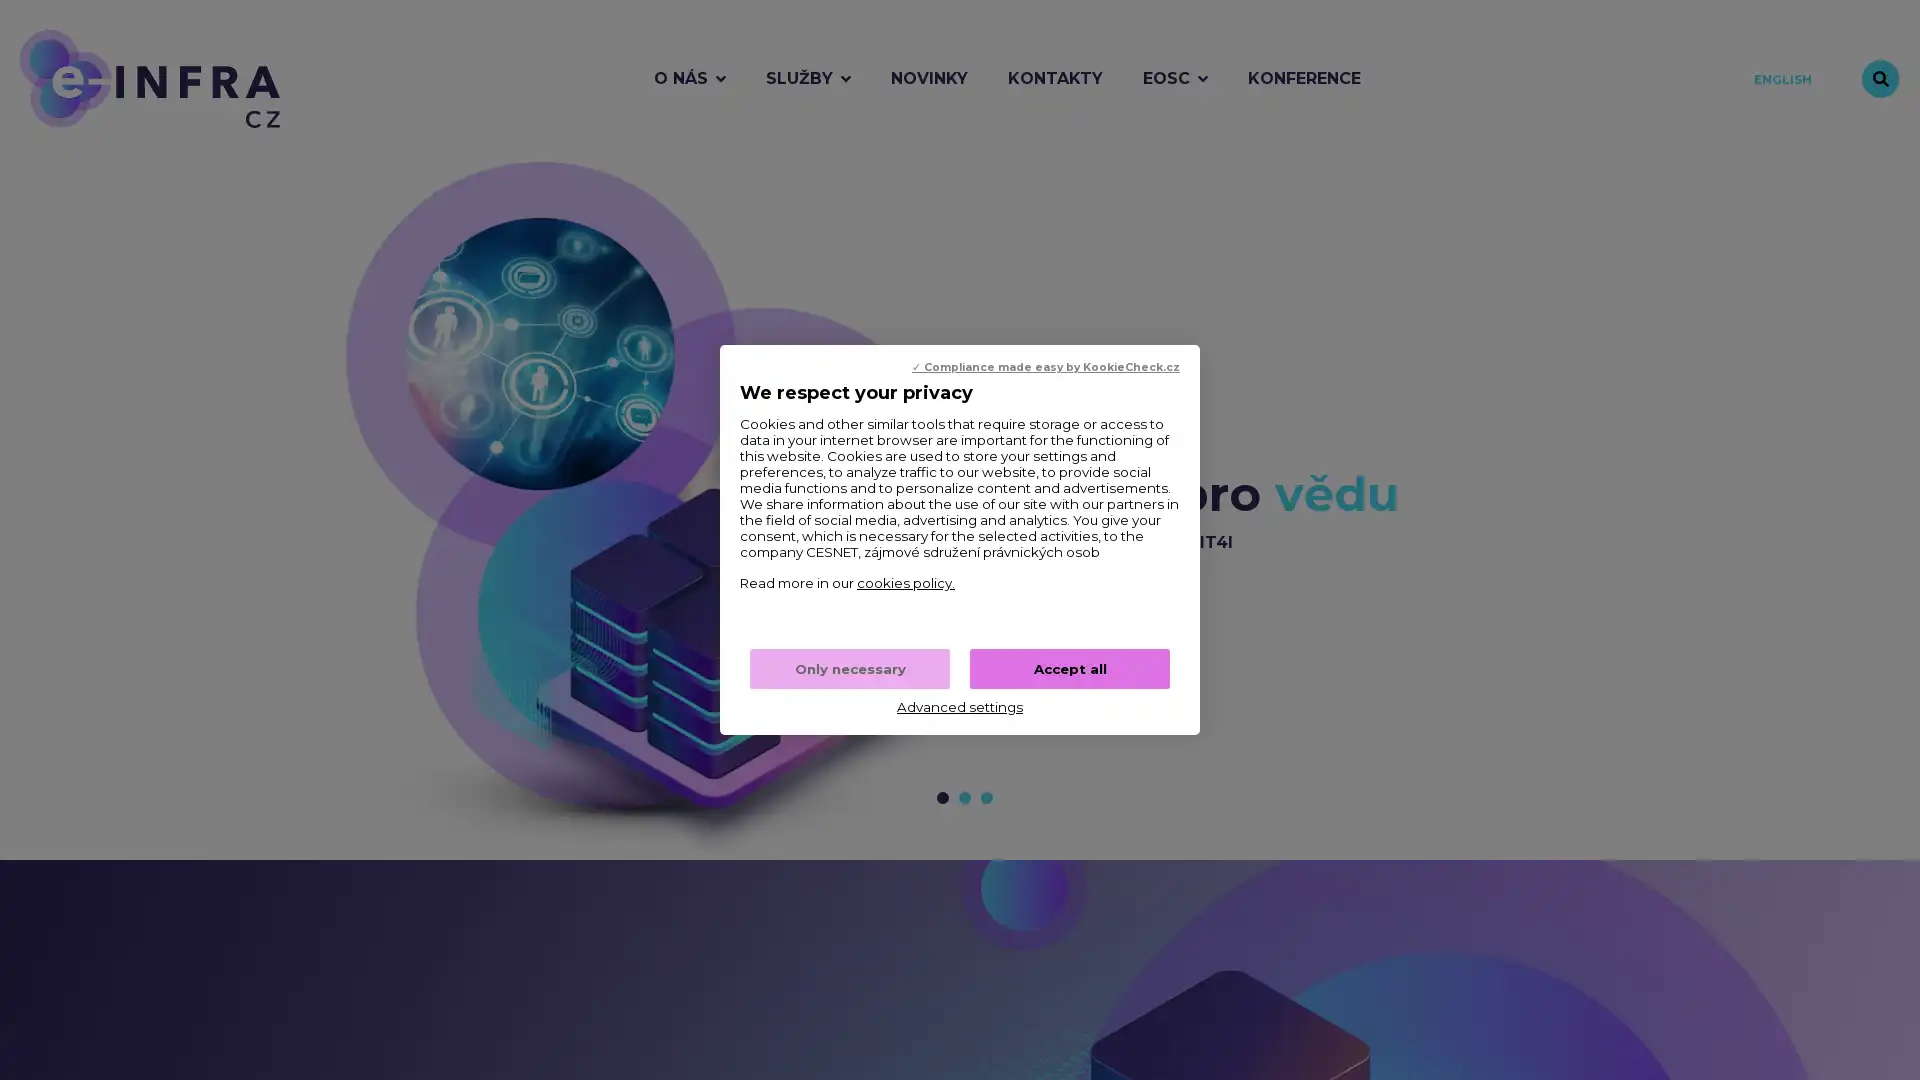 This screenshot has width=1920, height=1080. What do you see at coordinates (941, 797) in the screenshot?
I see `Prejit na snimek c. 1` at bounding box center [941, 797].